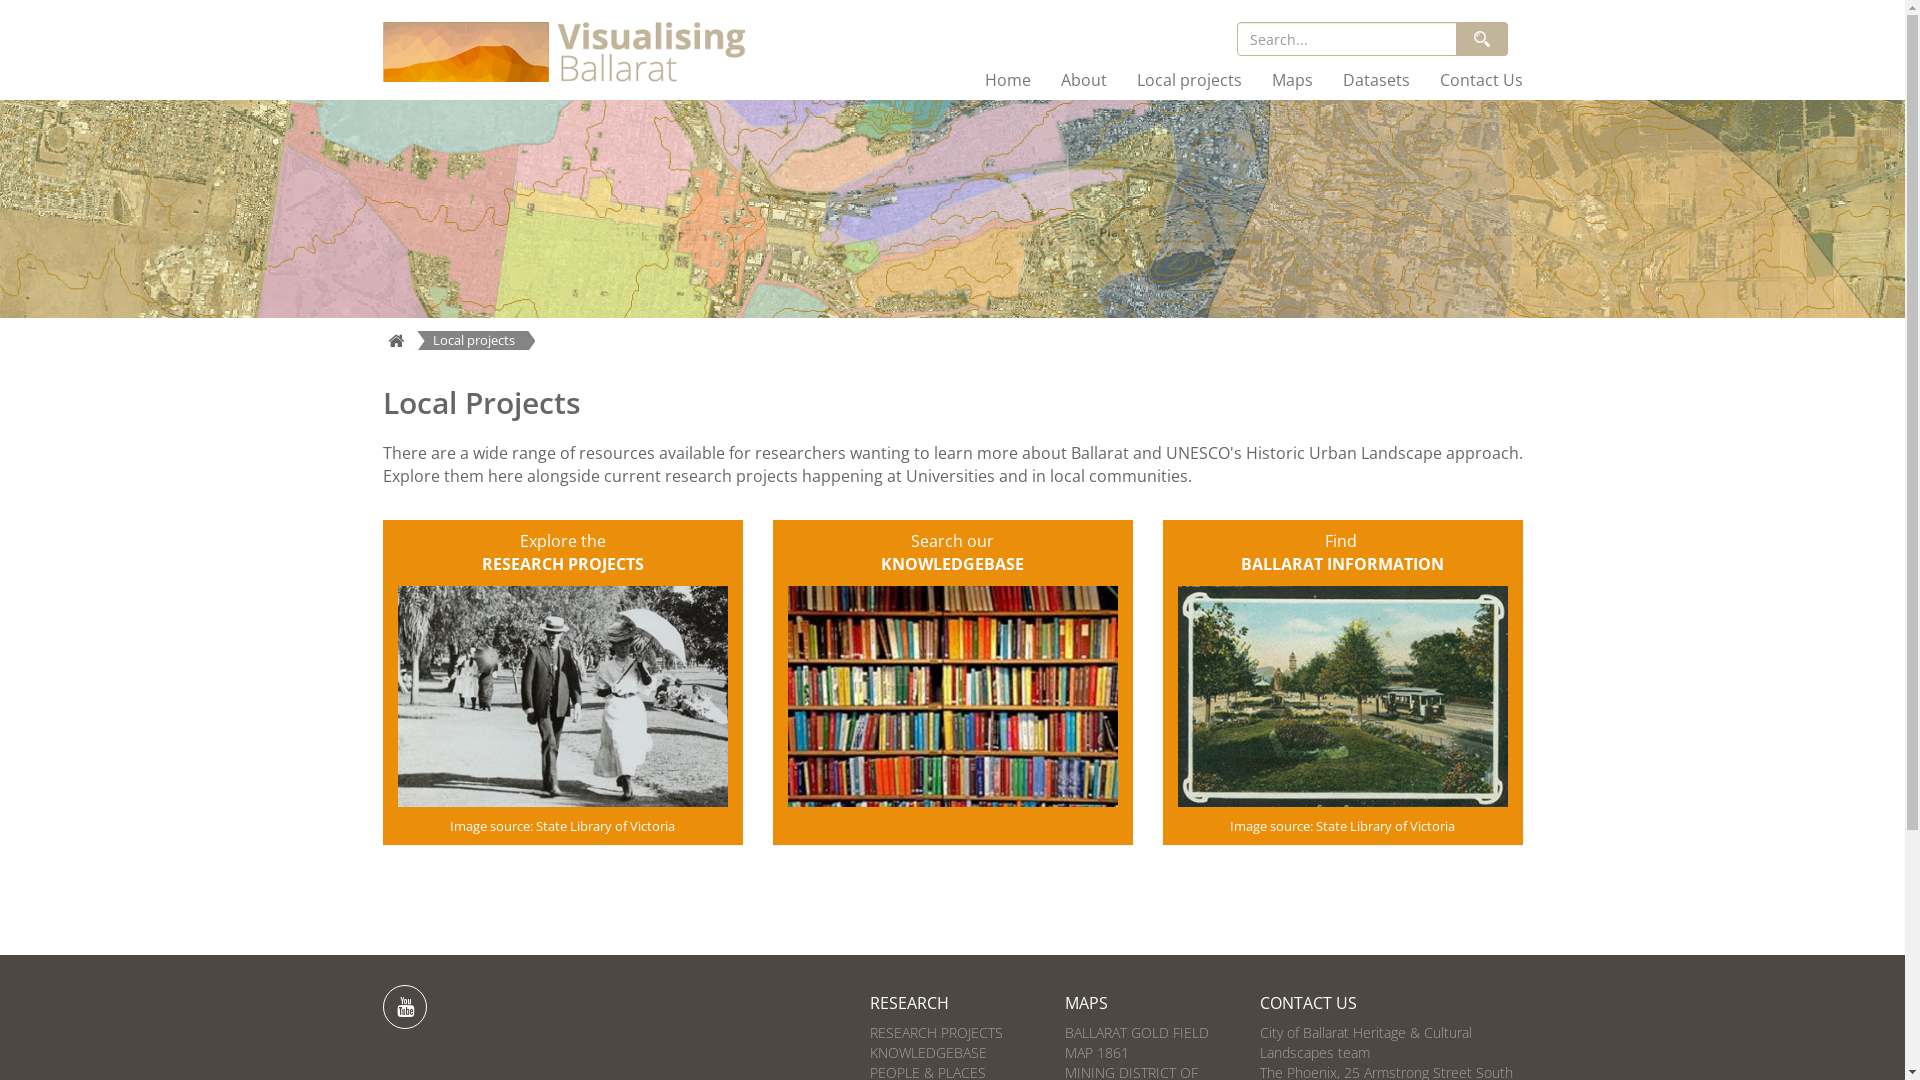 The image size is (1920, 1080). I want to click on ' ', so click(402, 1006).